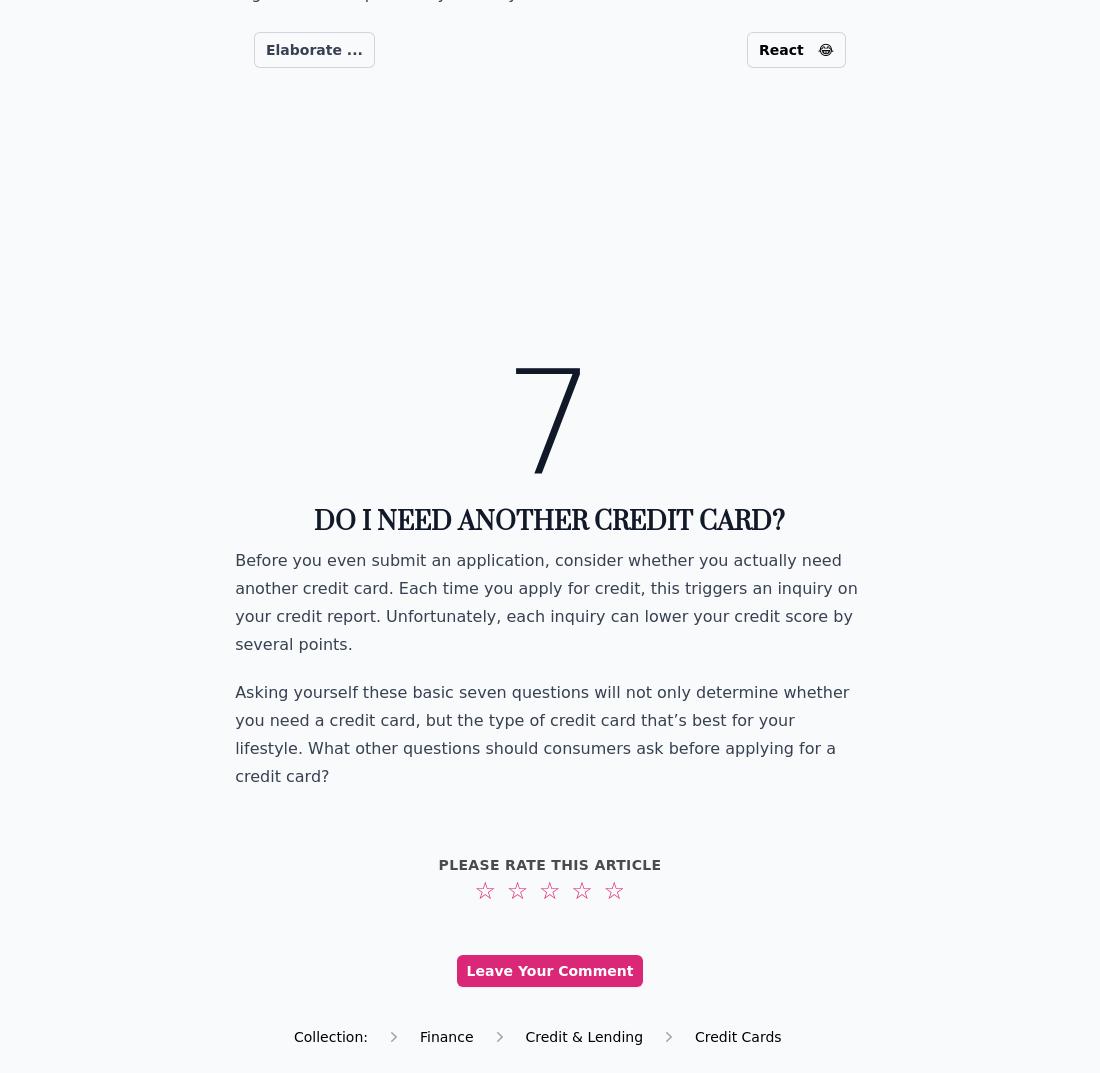 This screenshot has height=1073, width=1100. I want to click on 'Finance', so click(417, 1036).